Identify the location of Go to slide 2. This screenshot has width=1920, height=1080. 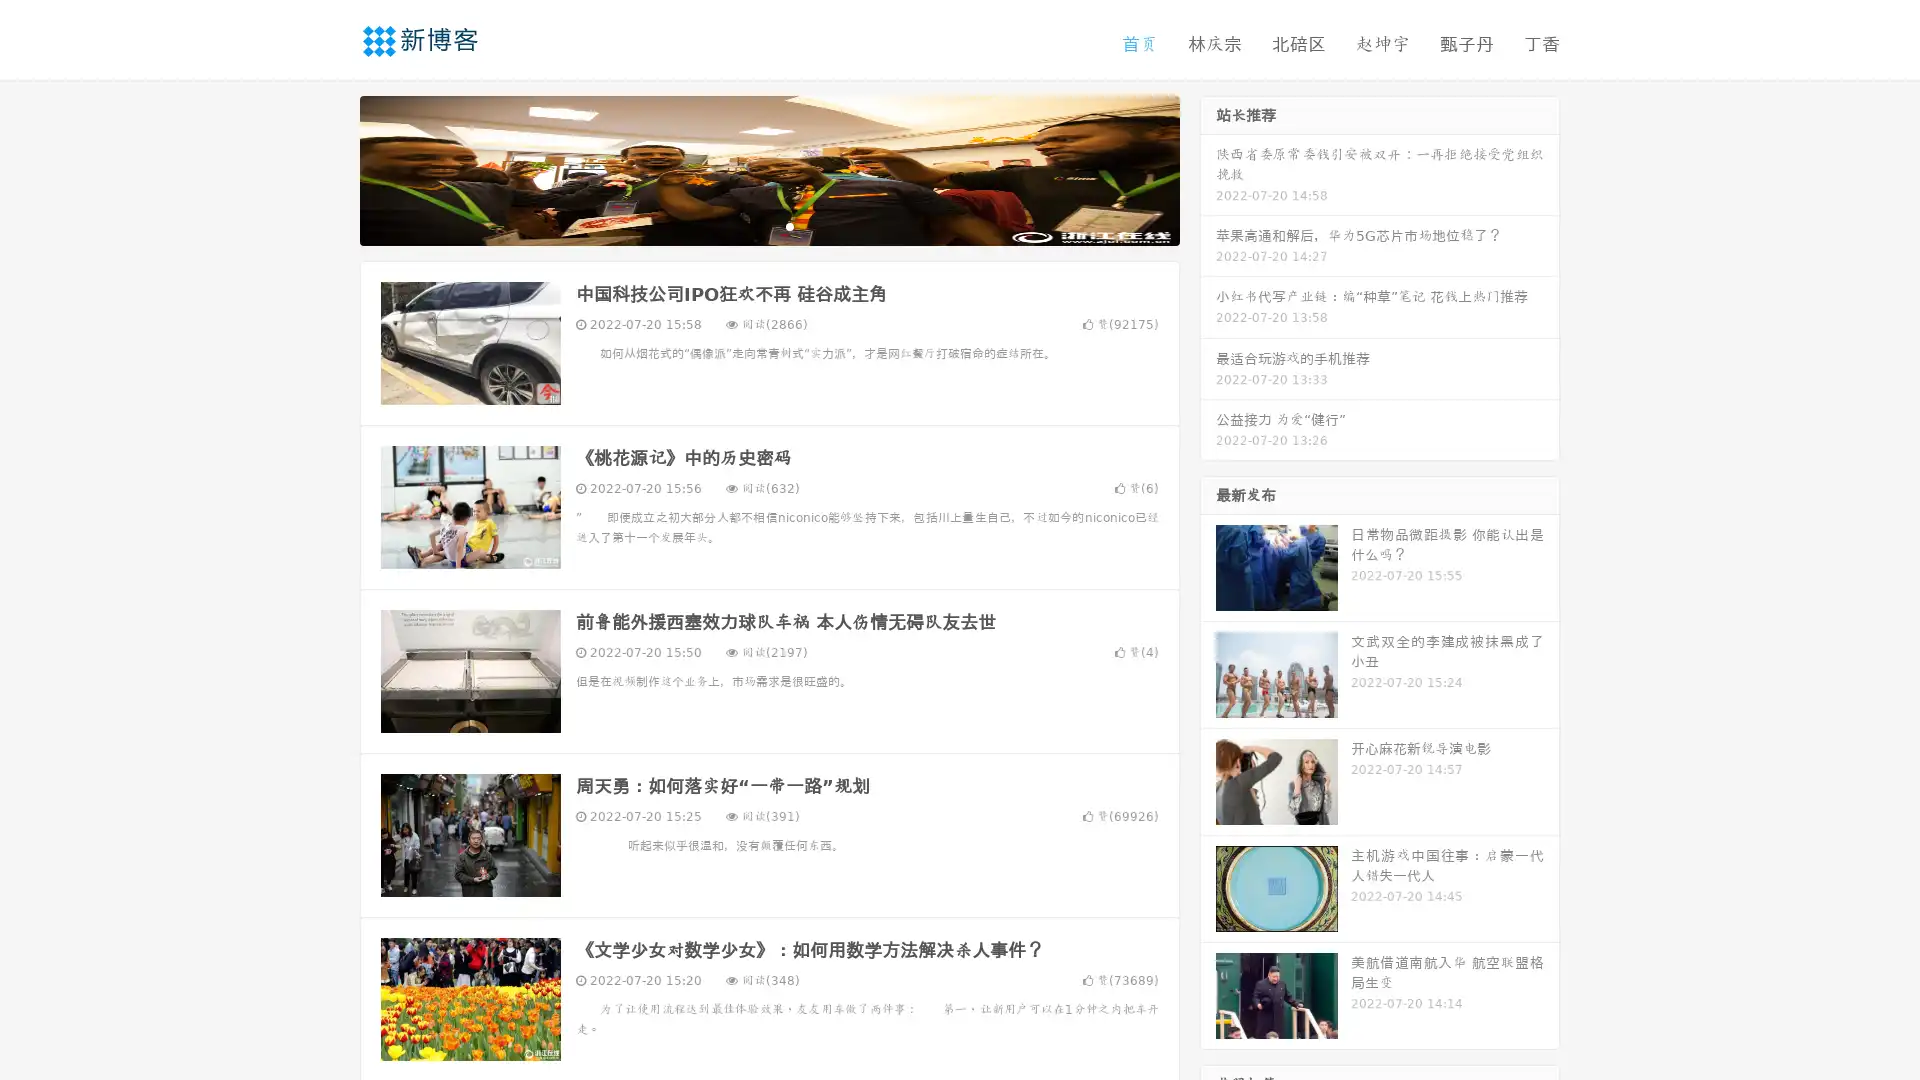
(768, 225).